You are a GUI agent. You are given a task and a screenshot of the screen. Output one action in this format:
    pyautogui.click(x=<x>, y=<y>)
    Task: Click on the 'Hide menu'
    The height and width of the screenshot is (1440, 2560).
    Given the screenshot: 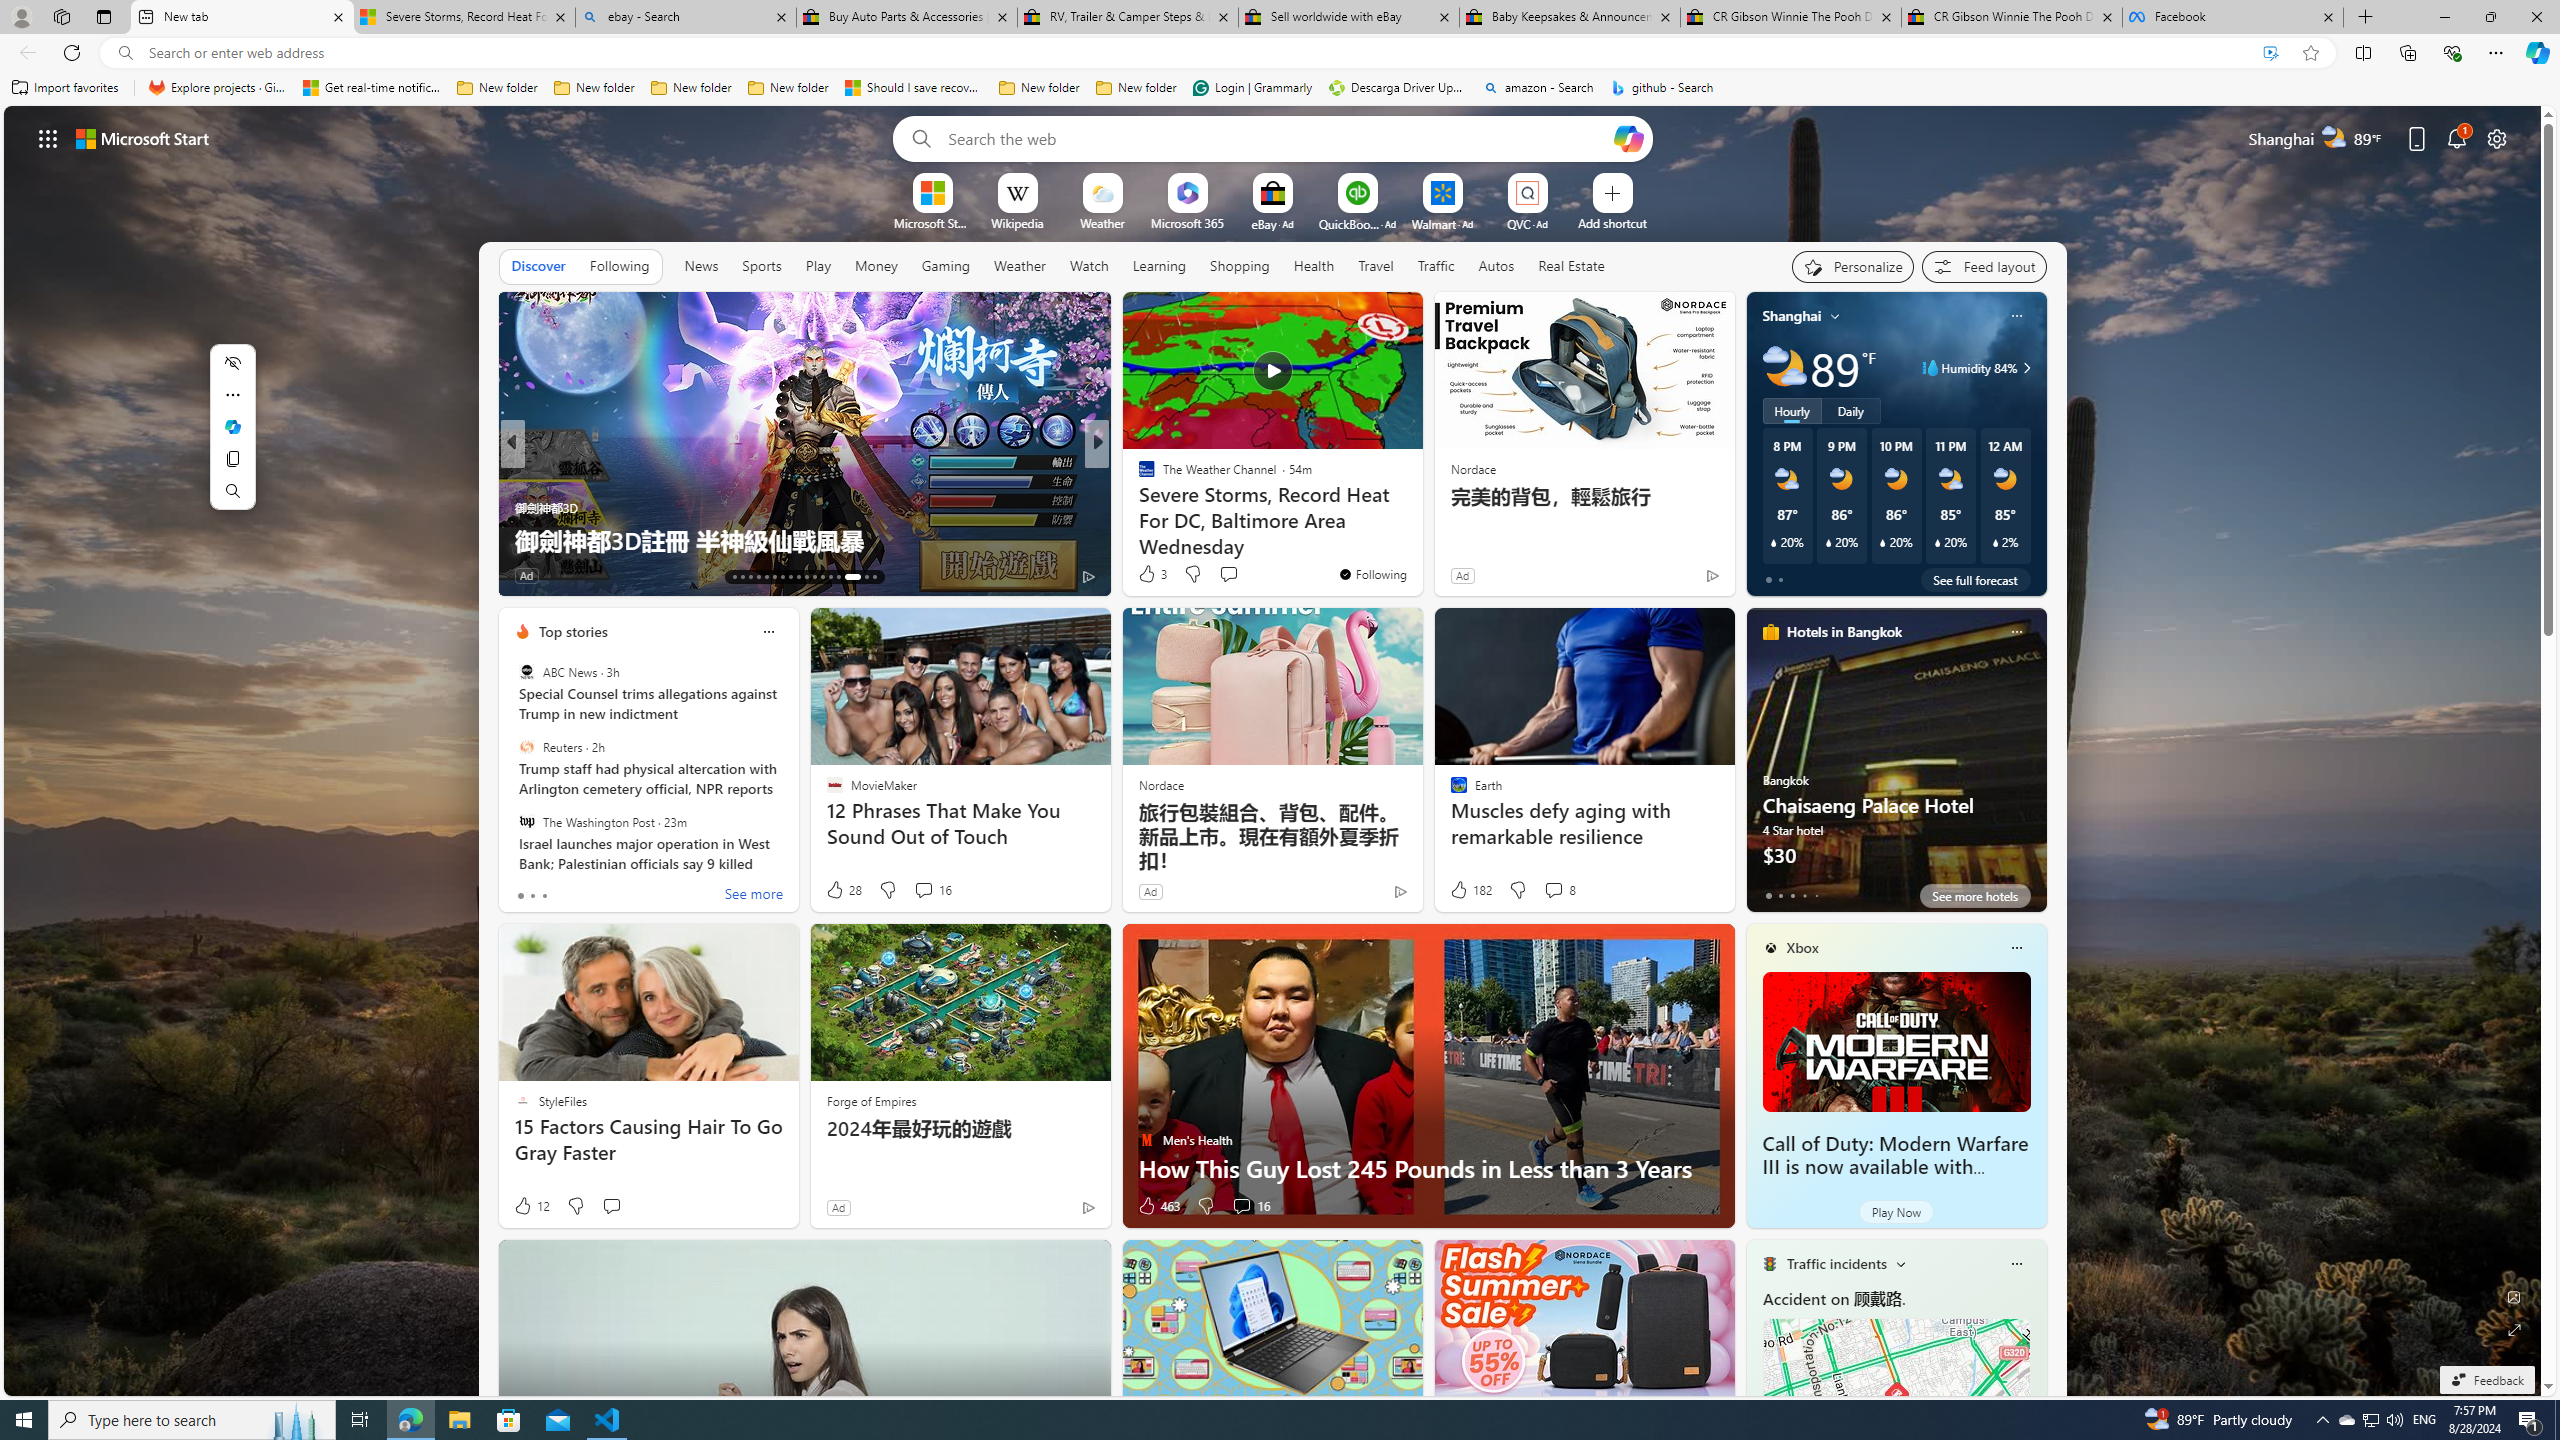 What is the action you would take?
    pyautogui.click(x=232, y=361)
    